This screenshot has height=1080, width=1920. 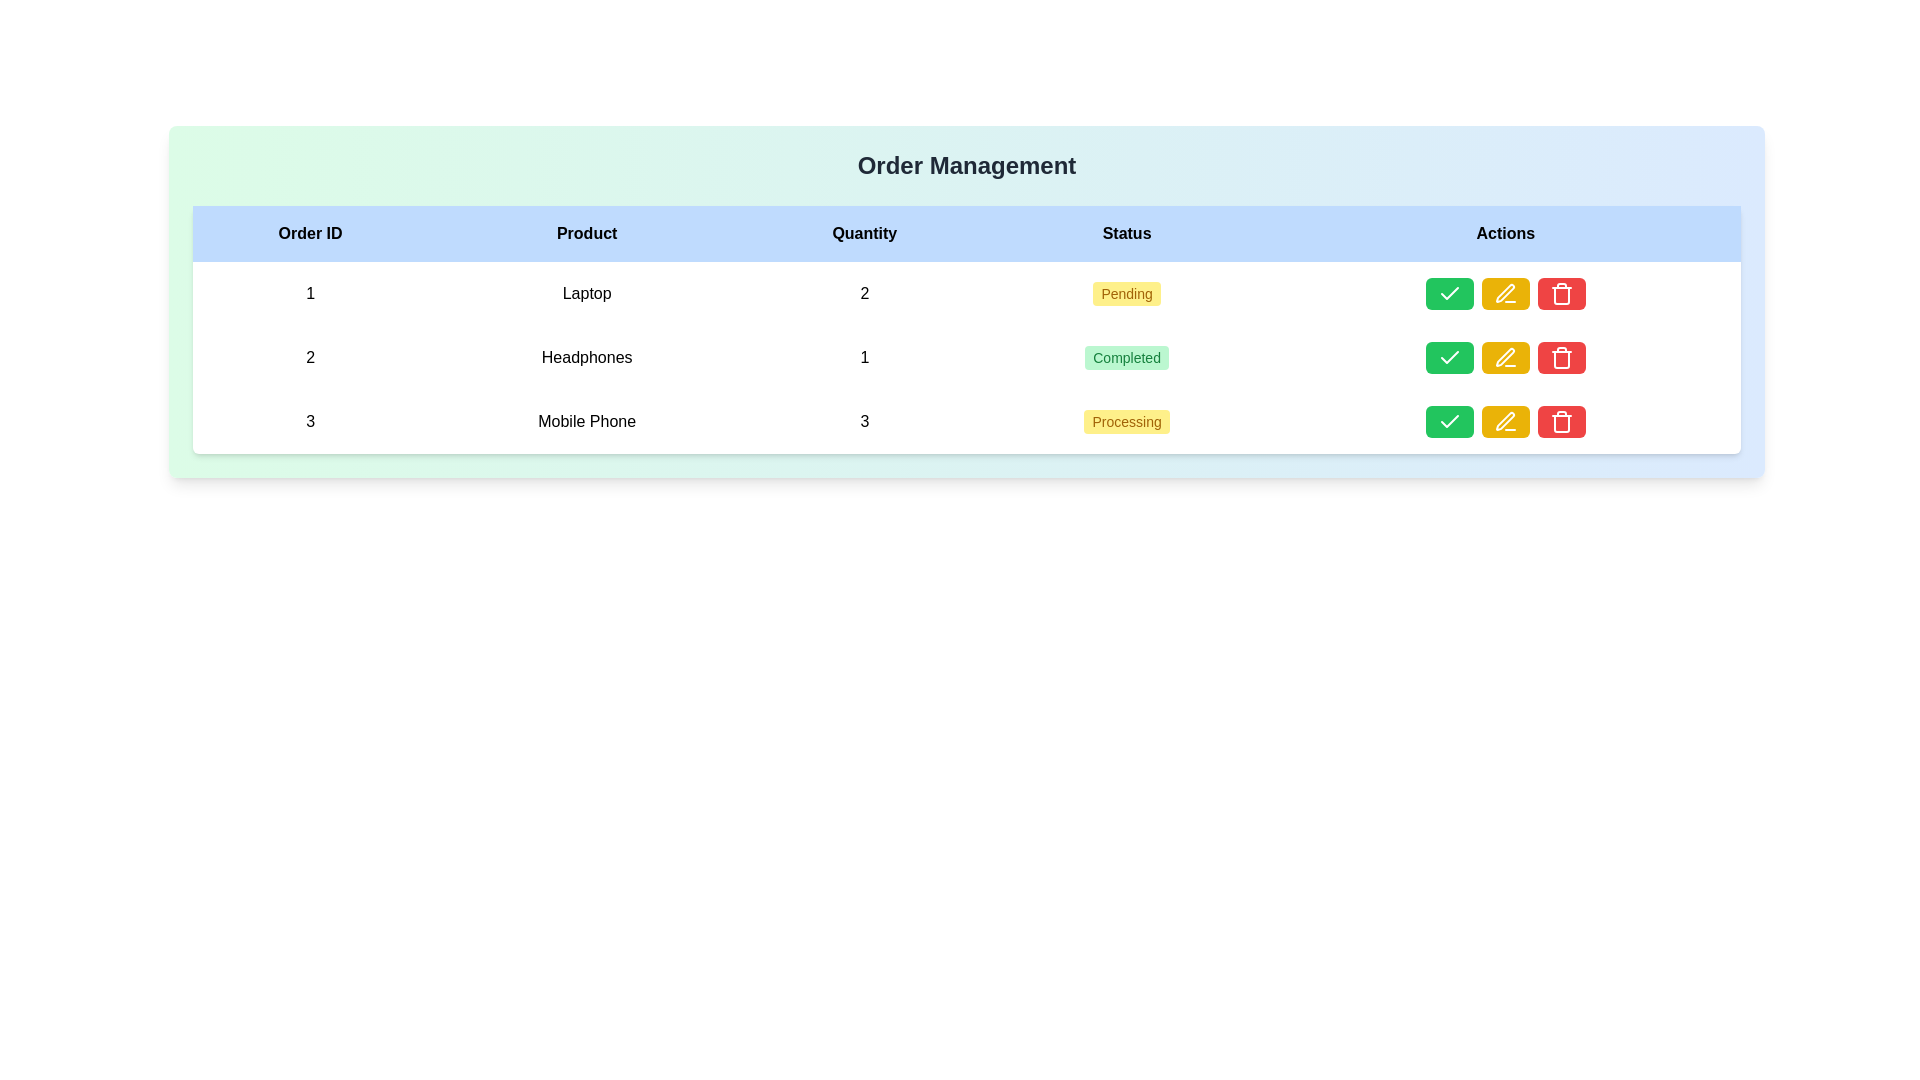 I want to click on the static text label displaying the quantity of the product 'Laptop', located in the third cell of the 'Quantity' column in the table, so click(x=864, y=293).